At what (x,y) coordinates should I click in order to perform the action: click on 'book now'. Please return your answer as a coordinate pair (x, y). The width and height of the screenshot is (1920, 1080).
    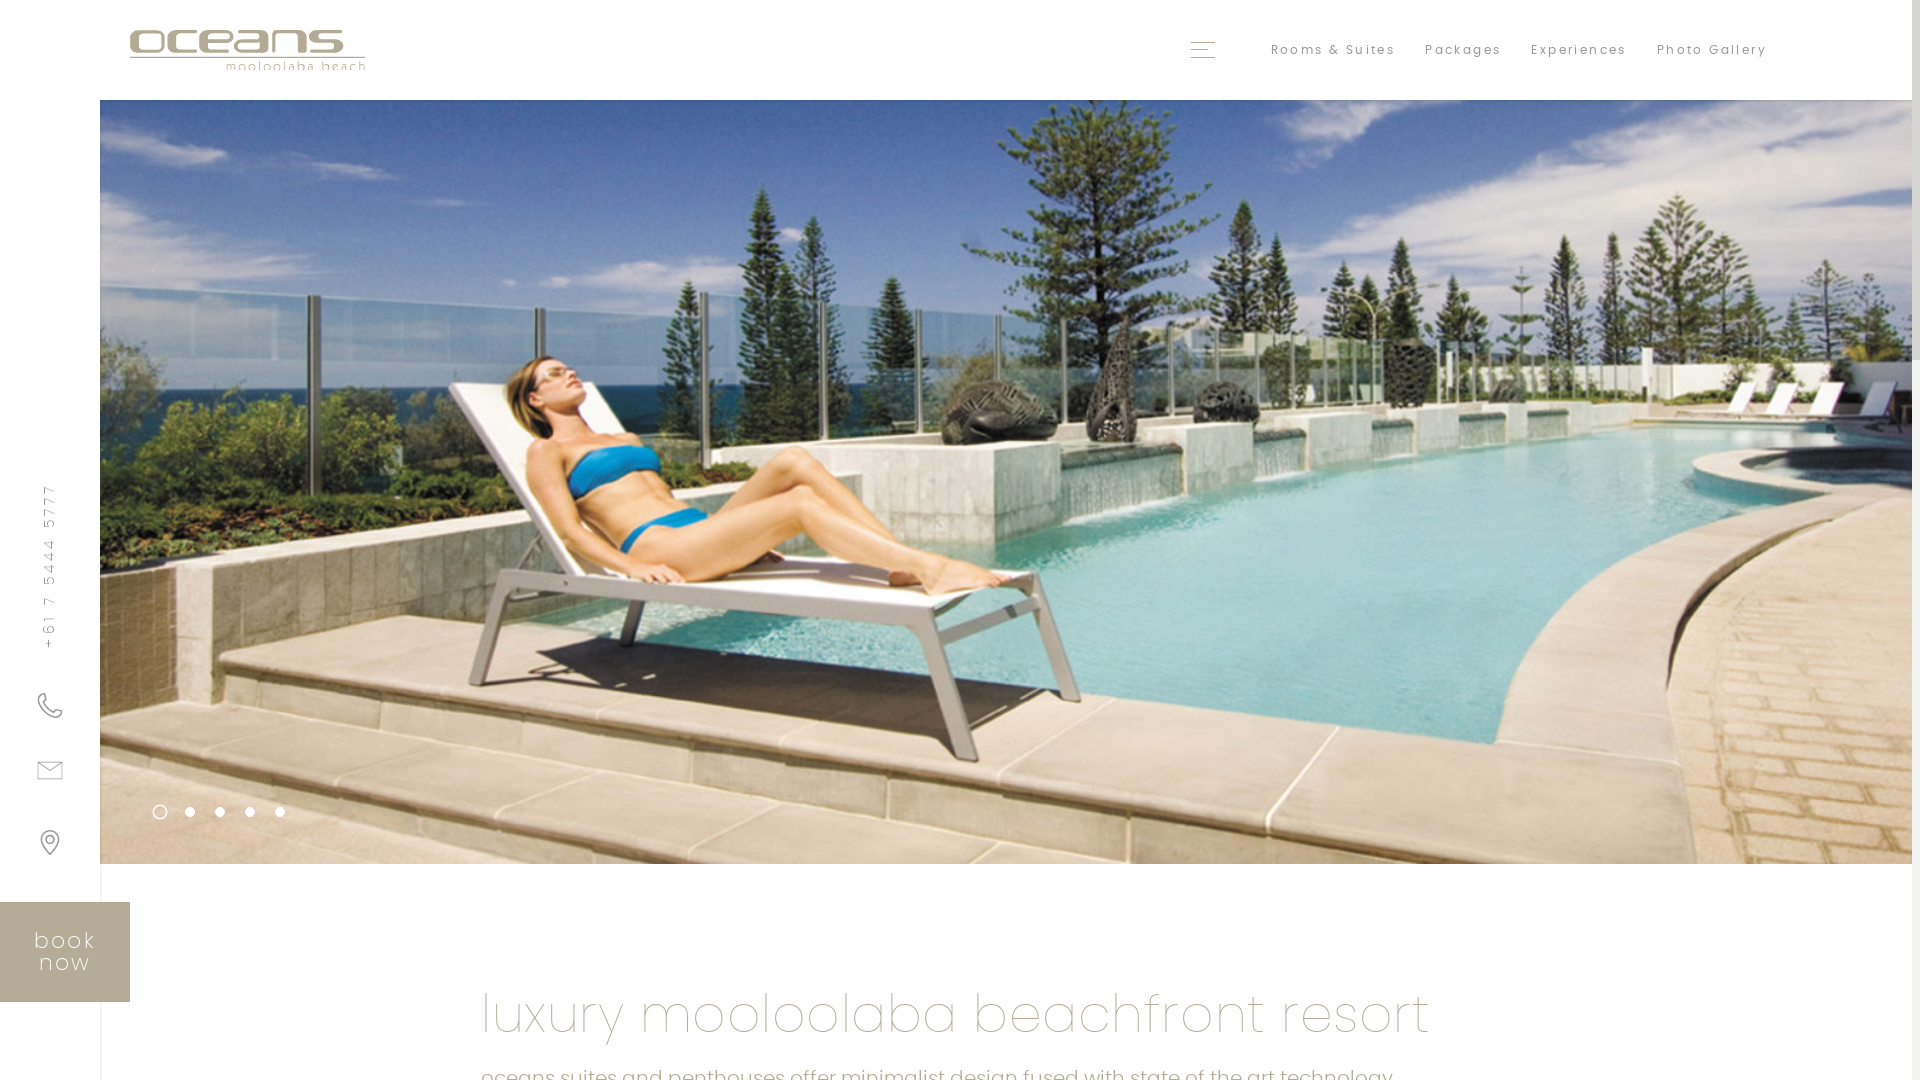
    Looking at the image, I should click on (0, 951).